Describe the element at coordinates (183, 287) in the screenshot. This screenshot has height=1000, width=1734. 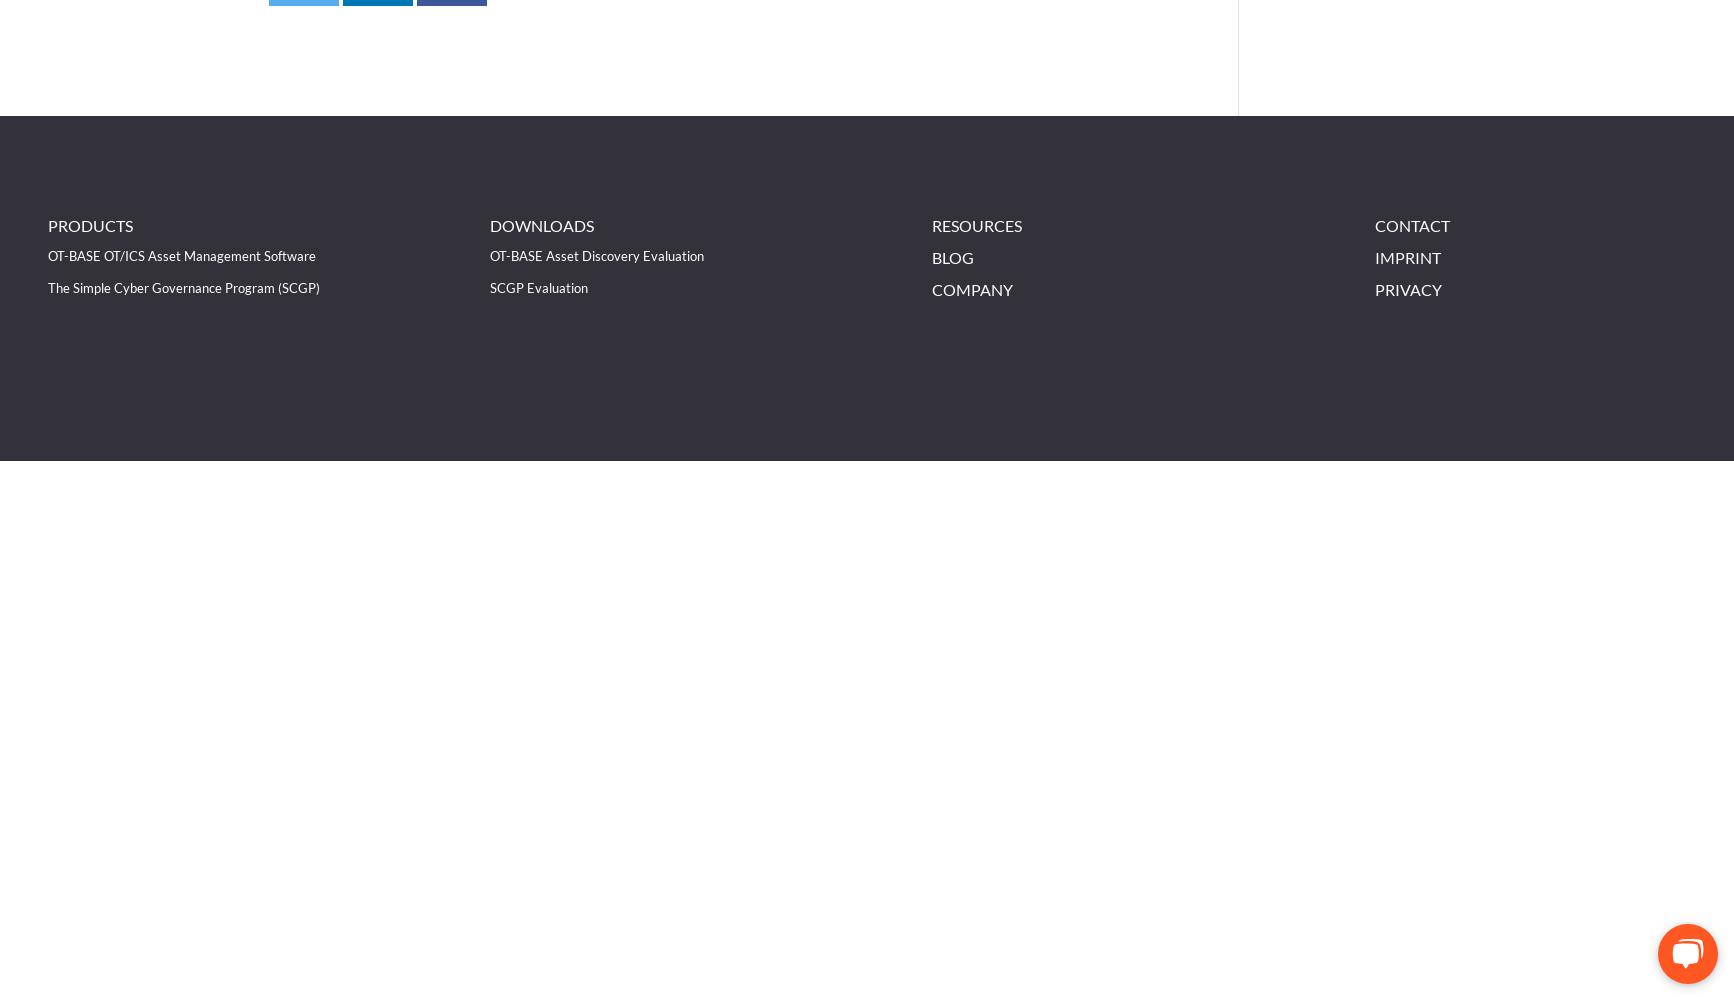
I see `'The Simple Cyber Governance Program (SCGP)'` at that location.